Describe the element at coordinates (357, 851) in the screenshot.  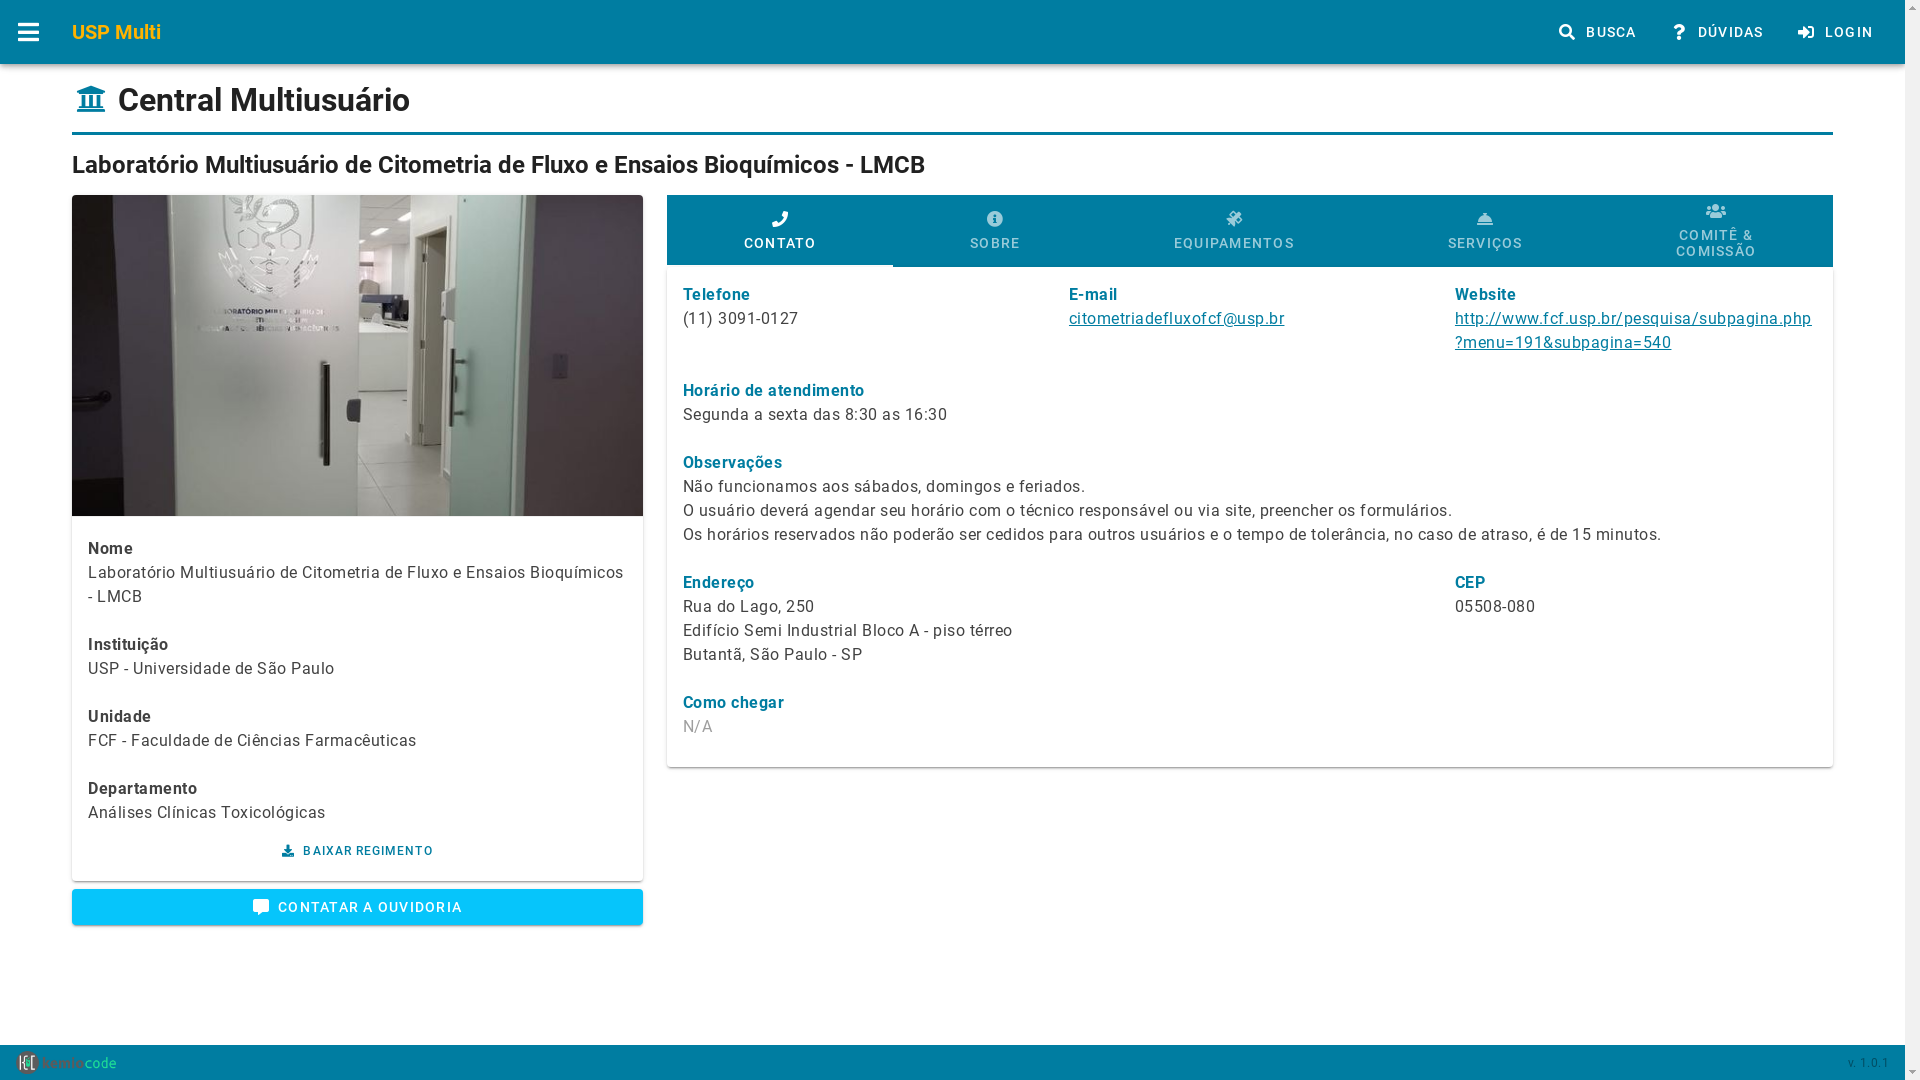
I see `'BAIXAR REGIMENTO'` at that location.